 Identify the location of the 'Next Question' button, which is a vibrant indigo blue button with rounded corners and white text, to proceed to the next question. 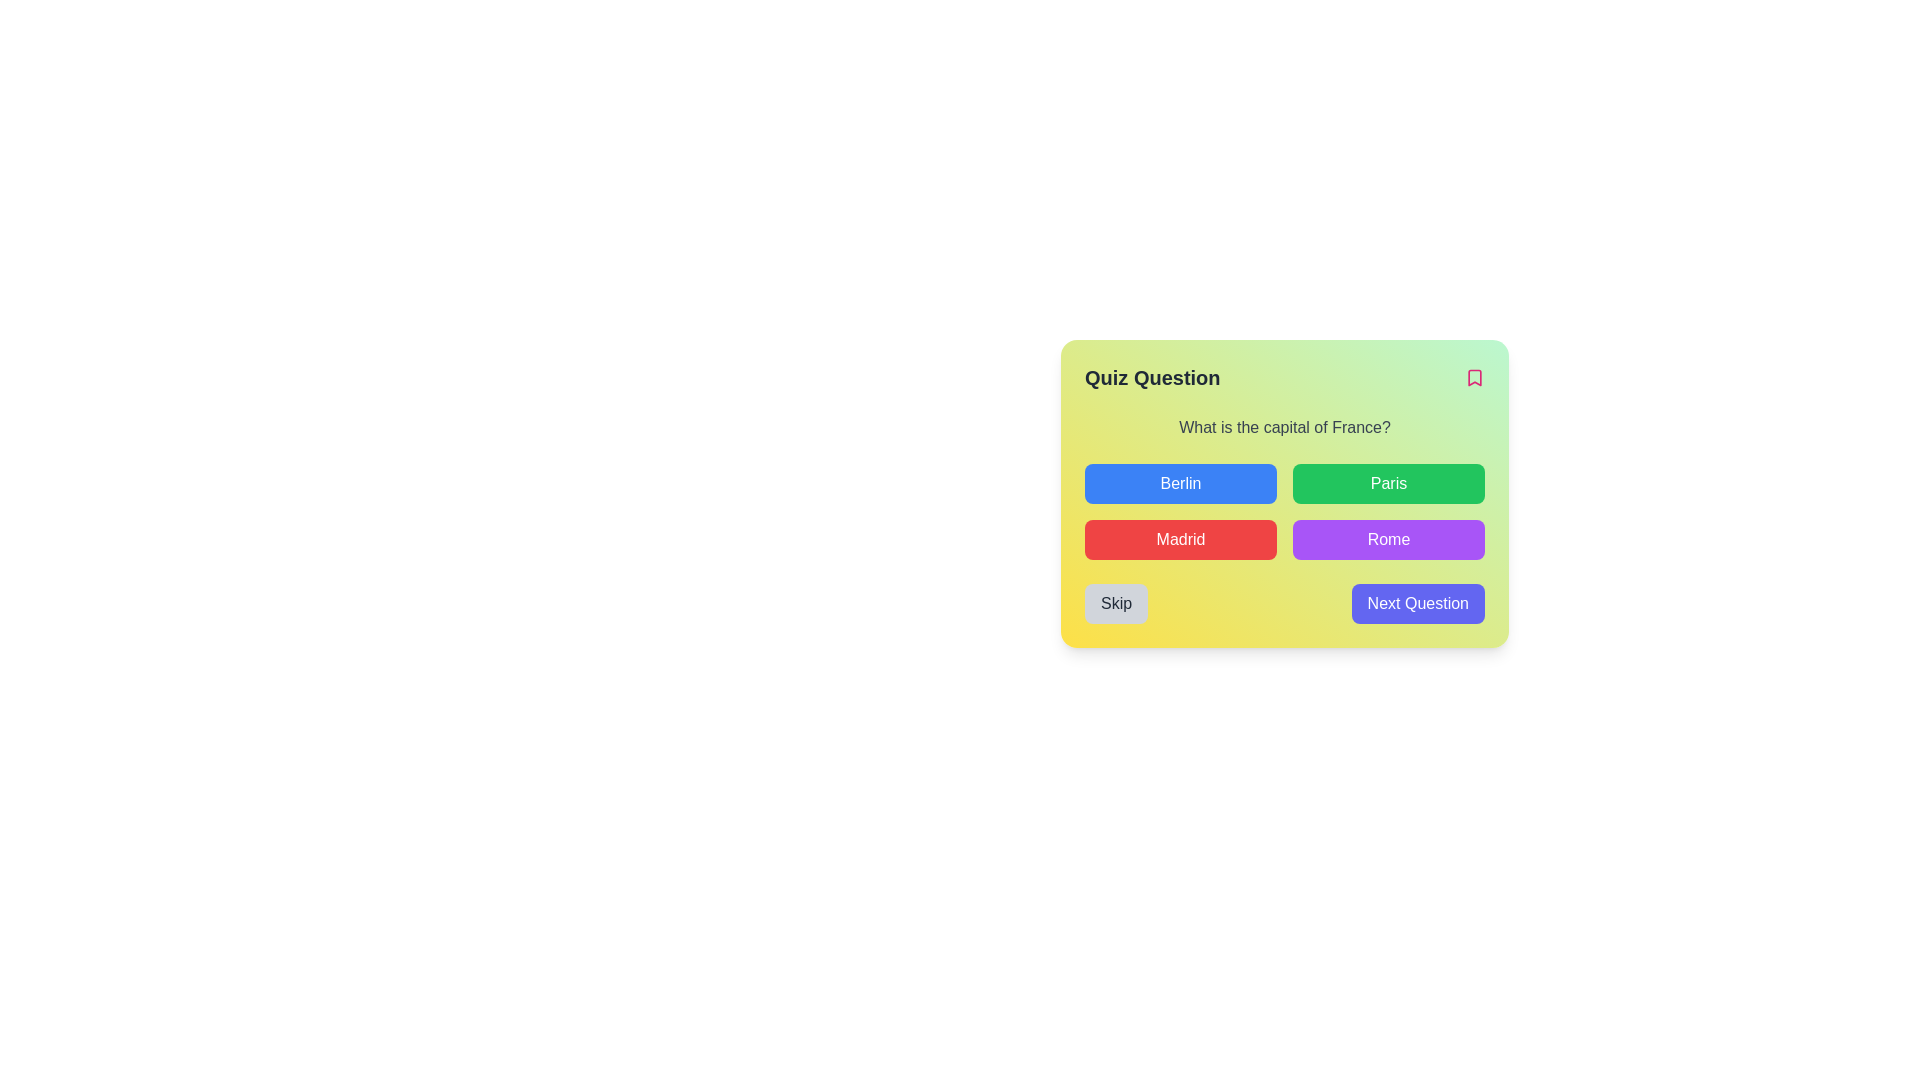
(1417, 603).